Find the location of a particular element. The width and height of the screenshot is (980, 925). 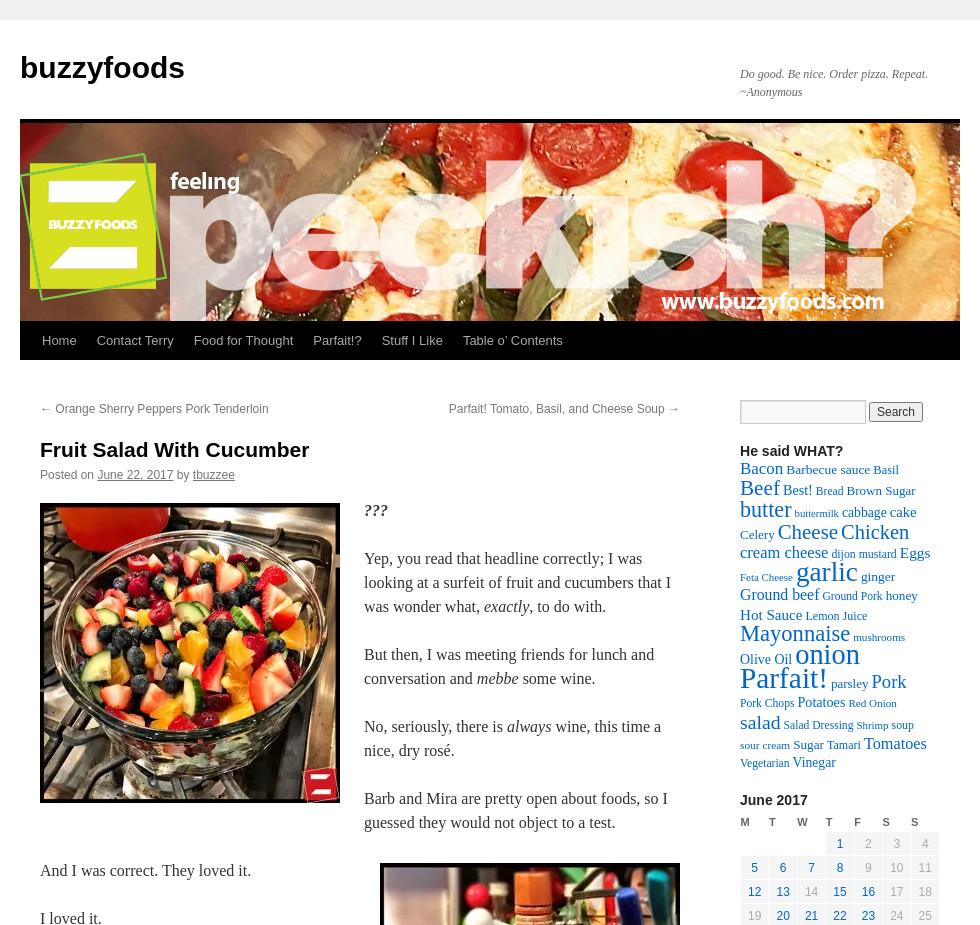

'Tamari' is located at coordinates (843, 744).